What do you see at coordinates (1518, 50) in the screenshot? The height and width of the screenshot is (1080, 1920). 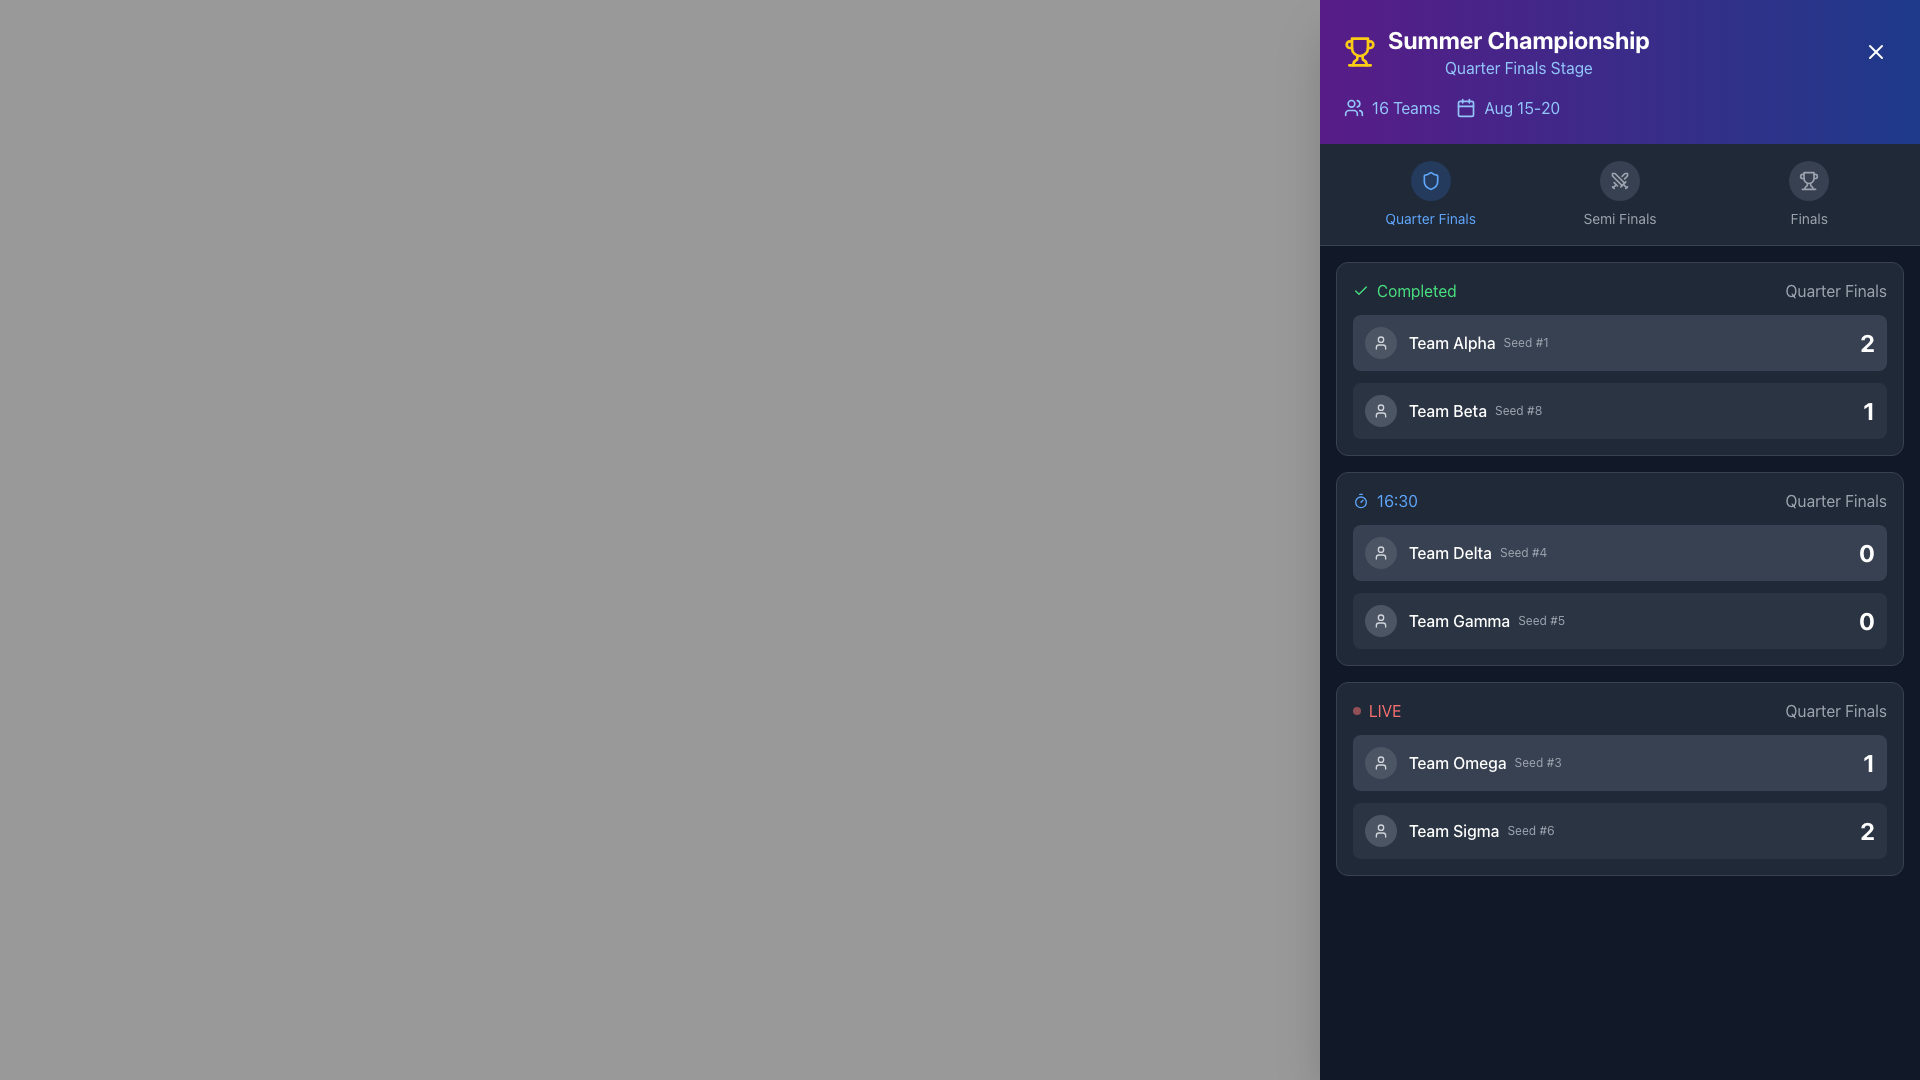 I see `text from the 'Summer Championship' label, which displays 'Summer Championship' in large bold white font and 'Quarter Finals Stage' in smaller light blue font, located in the top section of the interface to the right of a trophy icon` at bounding box center [1518, 50].